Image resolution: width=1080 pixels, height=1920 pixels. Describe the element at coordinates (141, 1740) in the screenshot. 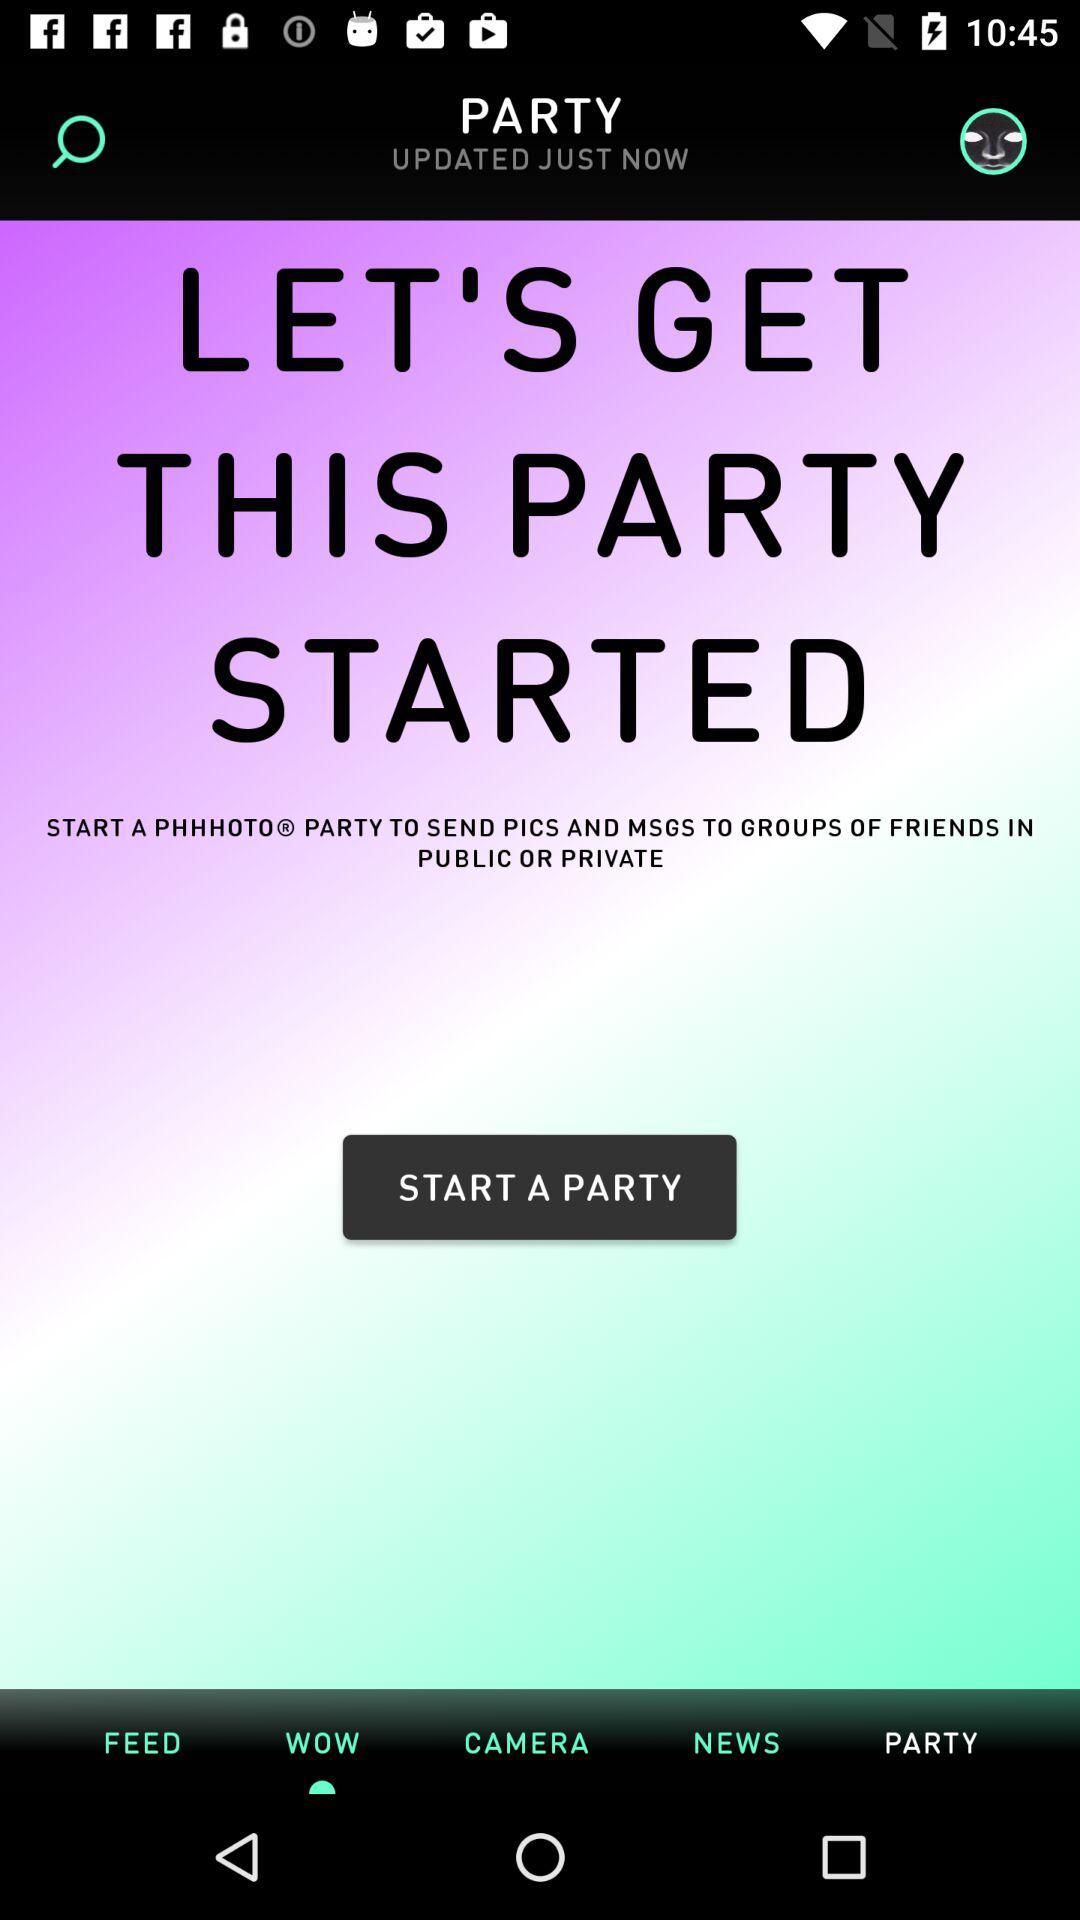

I see `the feed` at that location.